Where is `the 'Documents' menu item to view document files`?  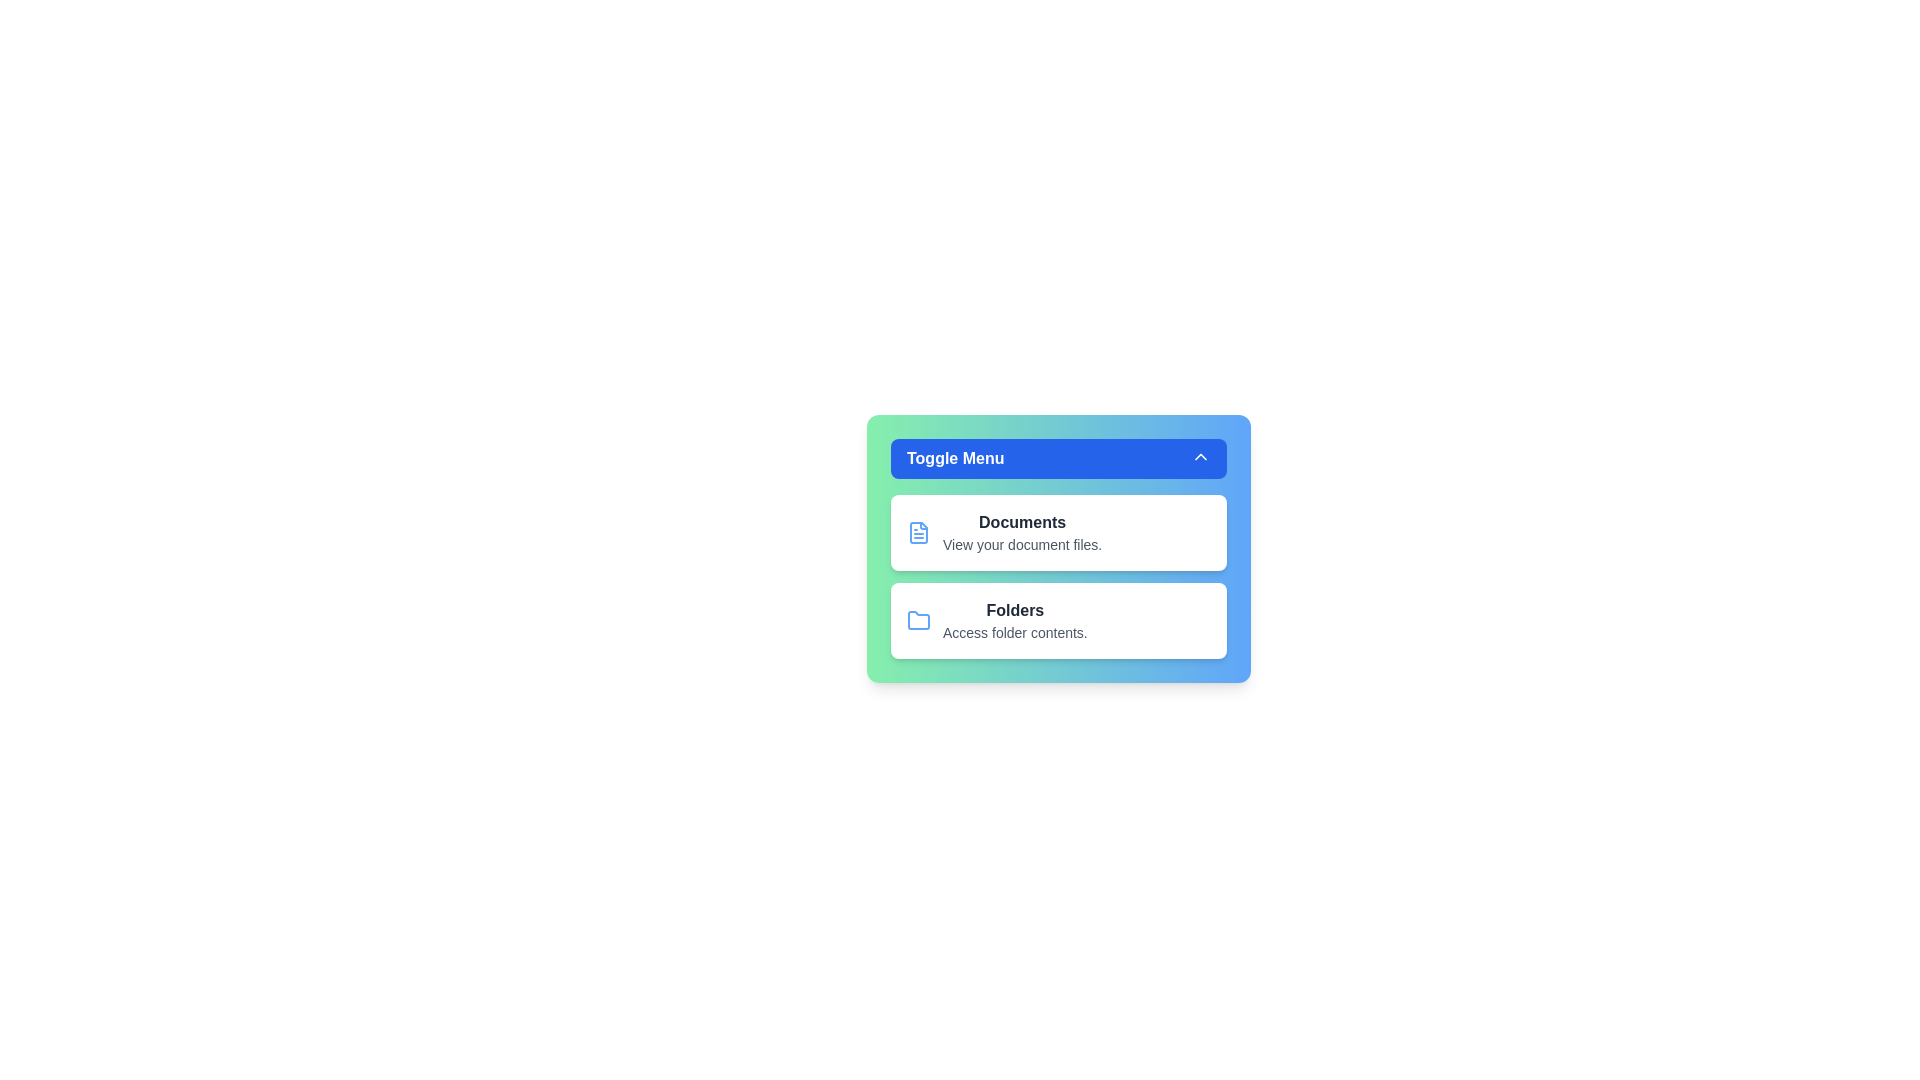
the 'Documents' menu item to view document files is located at coordinates (1022, 522).